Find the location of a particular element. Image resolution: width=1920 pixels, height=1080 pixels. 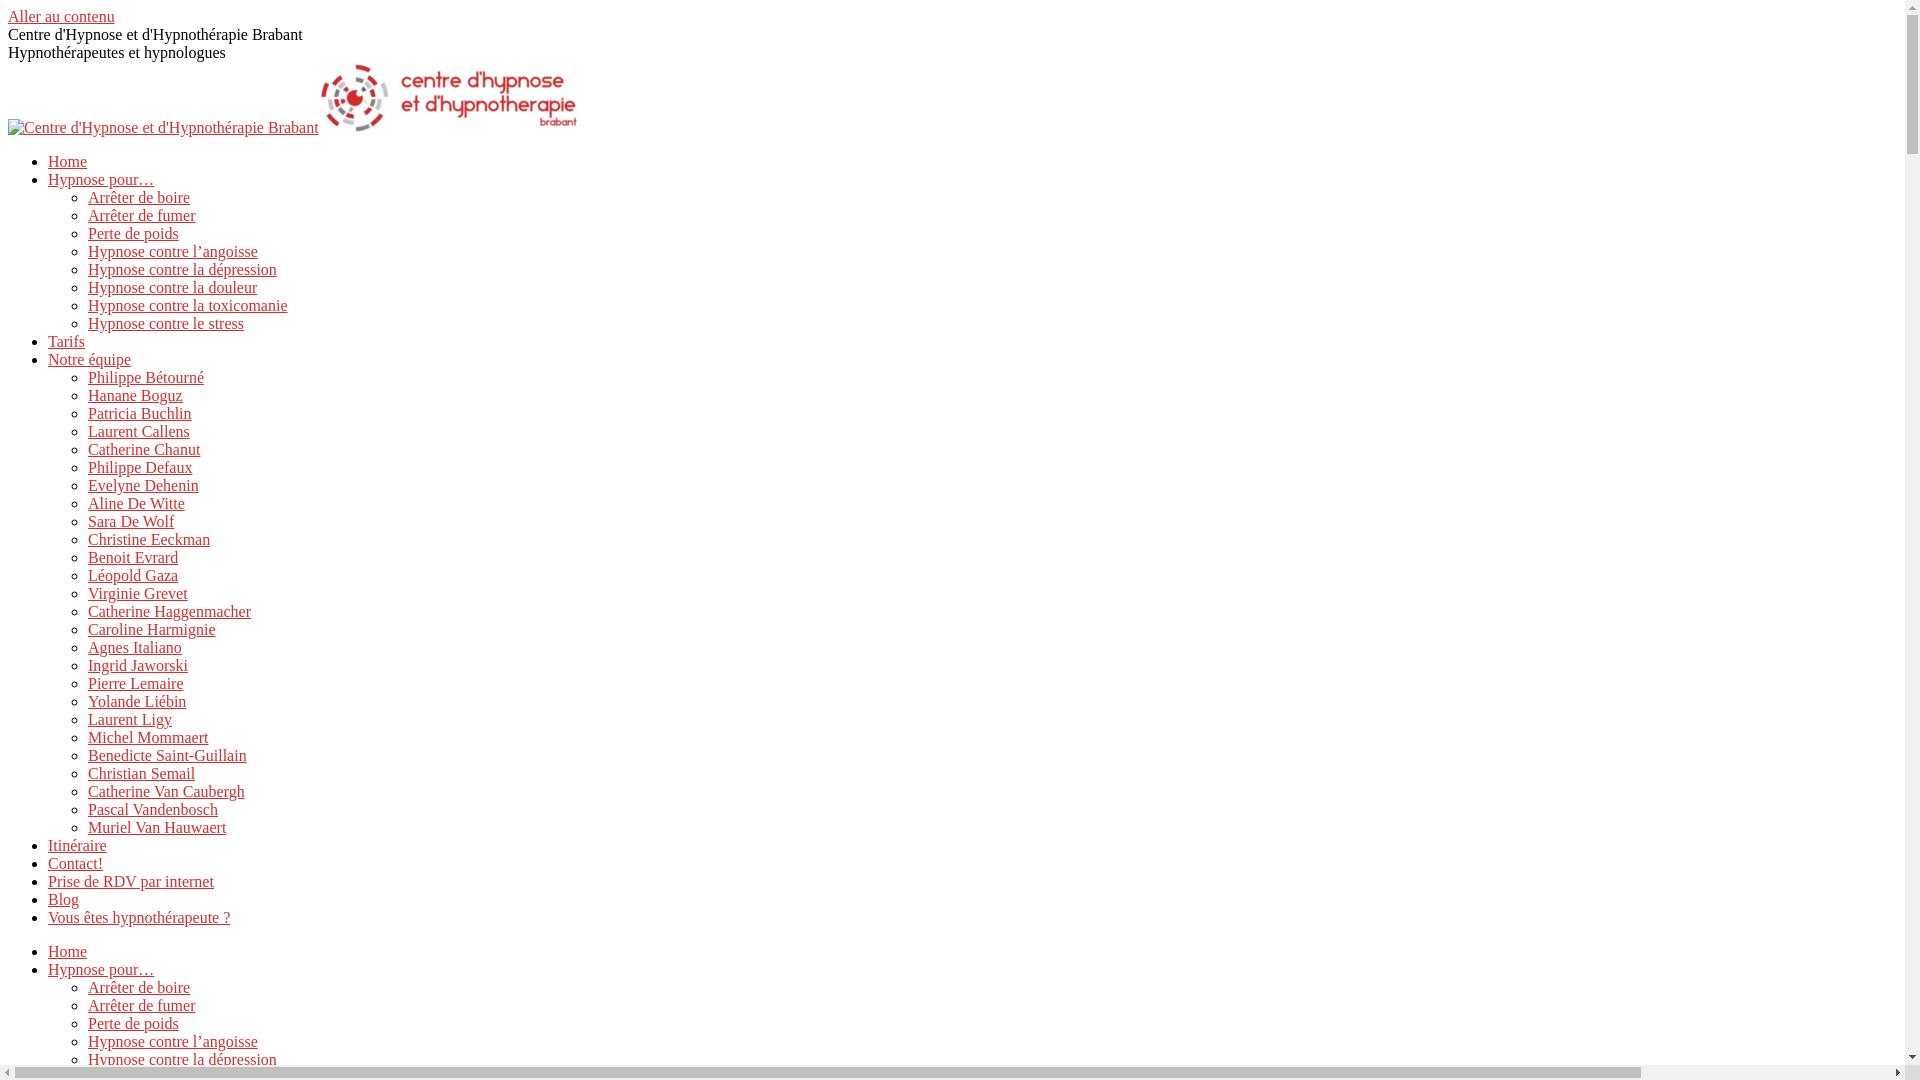

'Catherine Haggenmacher' is located at coordinates (169, 610).